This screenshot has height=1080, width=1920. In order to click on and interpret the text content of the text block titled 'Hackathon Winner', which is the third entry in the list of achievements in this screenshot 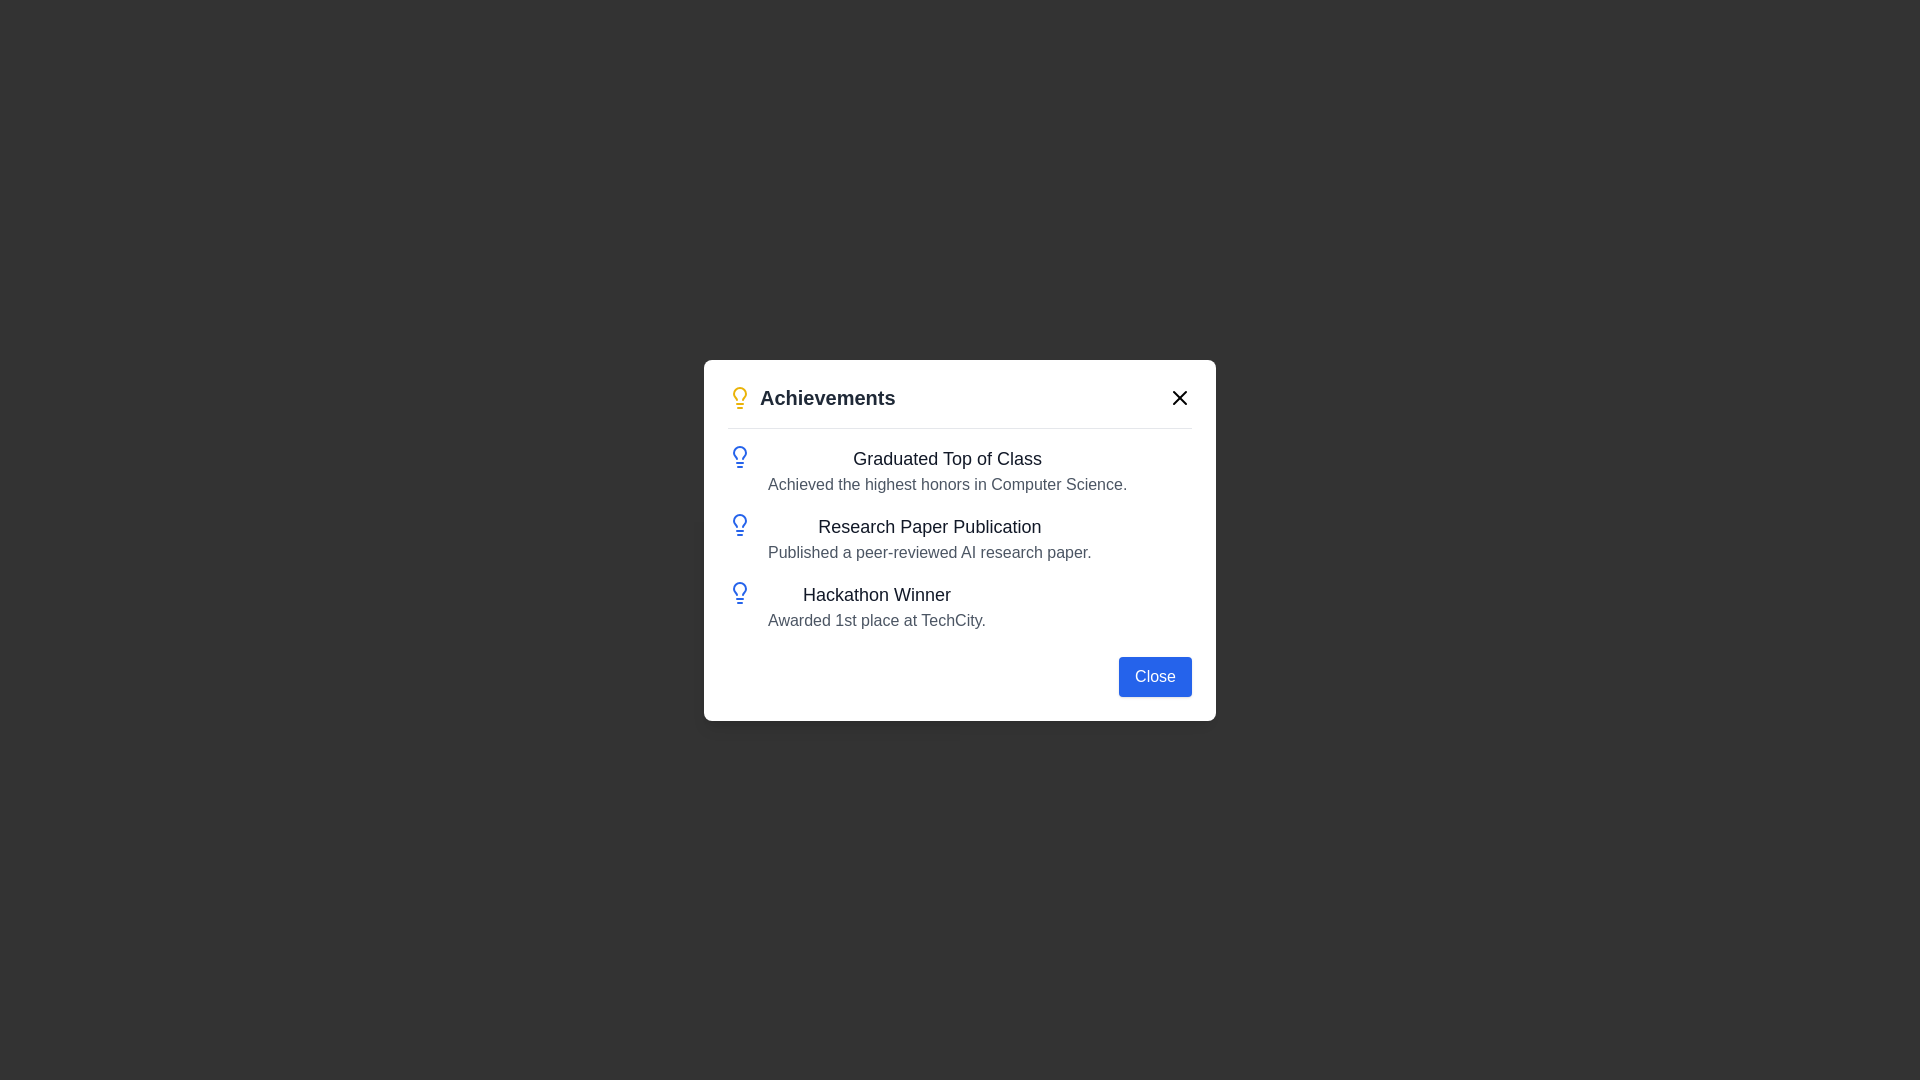, I will do `click(876, 605)`.